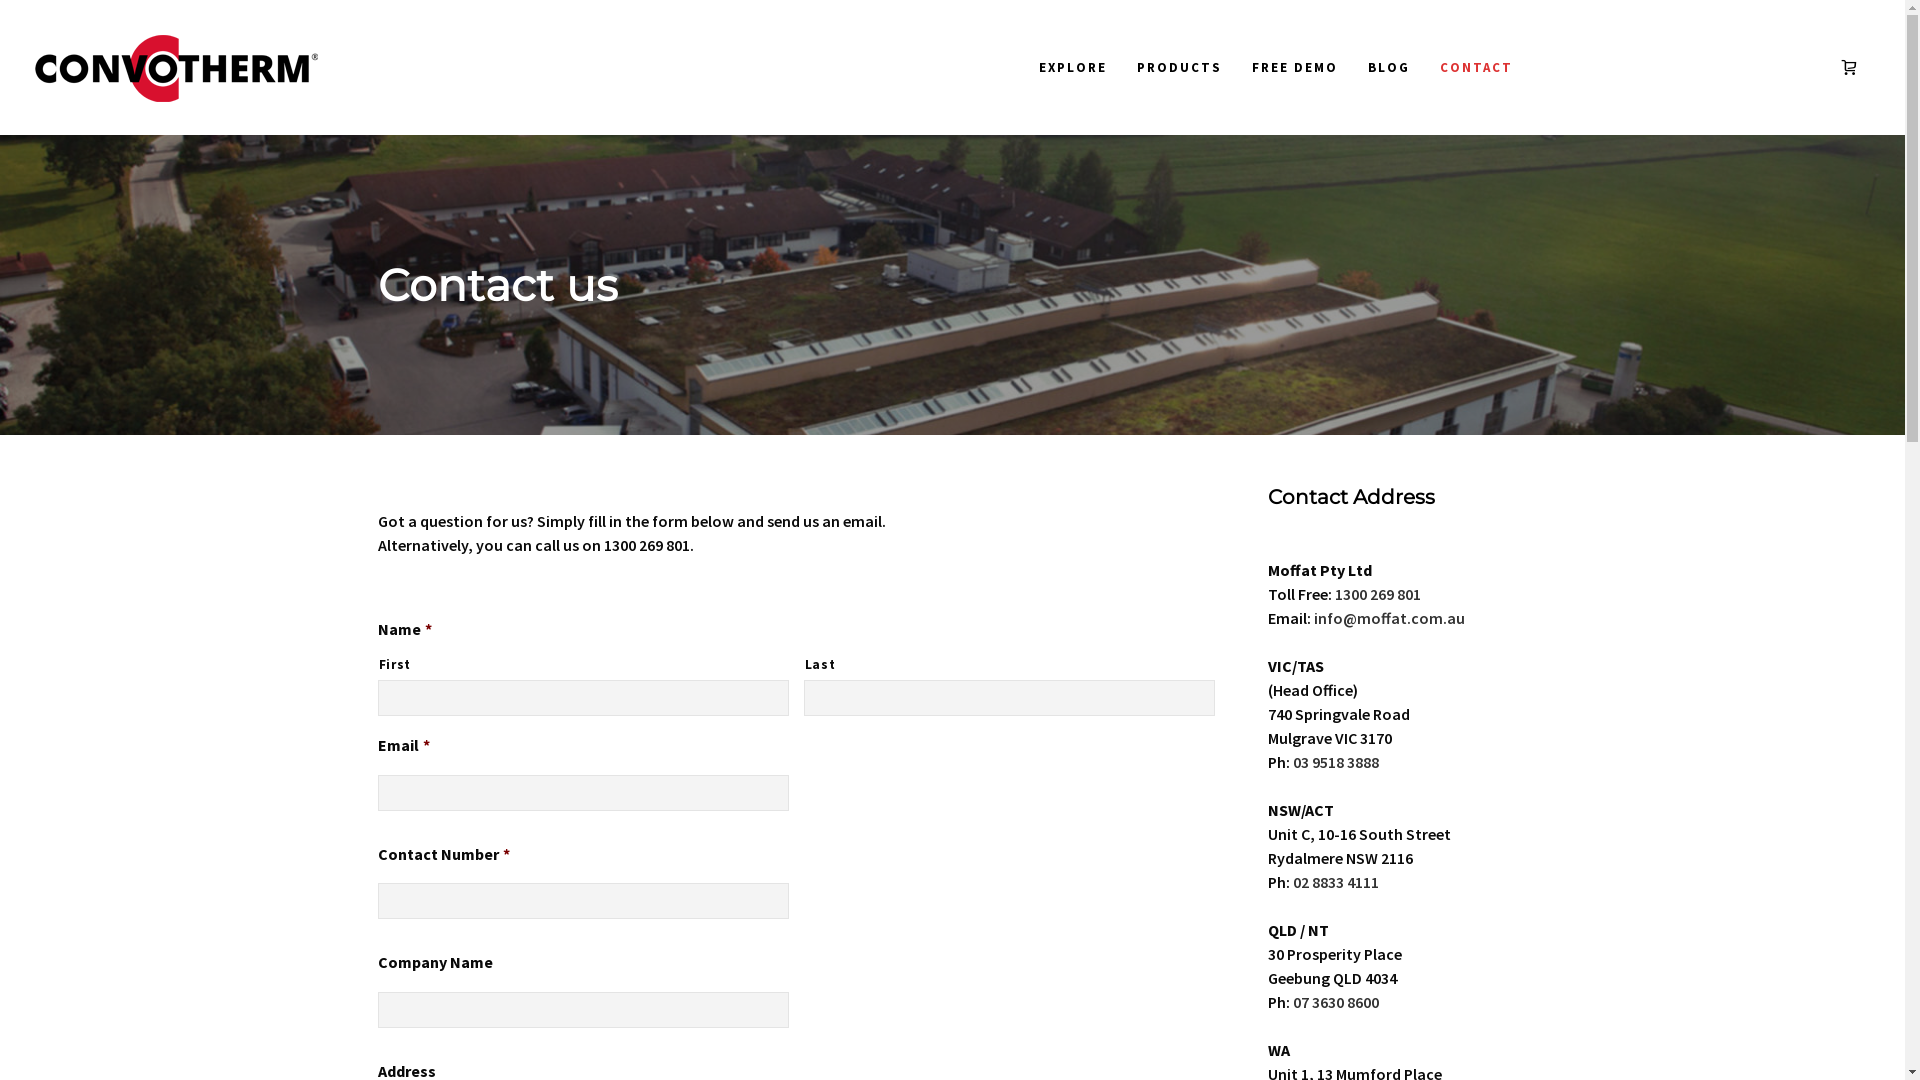 The height and width of the screenshot is (1080, 1920). What do you see at coordinates (1334, 881) in the screenshot?
I see `'02 8833 4111'` at bounding box center [1334, 881].